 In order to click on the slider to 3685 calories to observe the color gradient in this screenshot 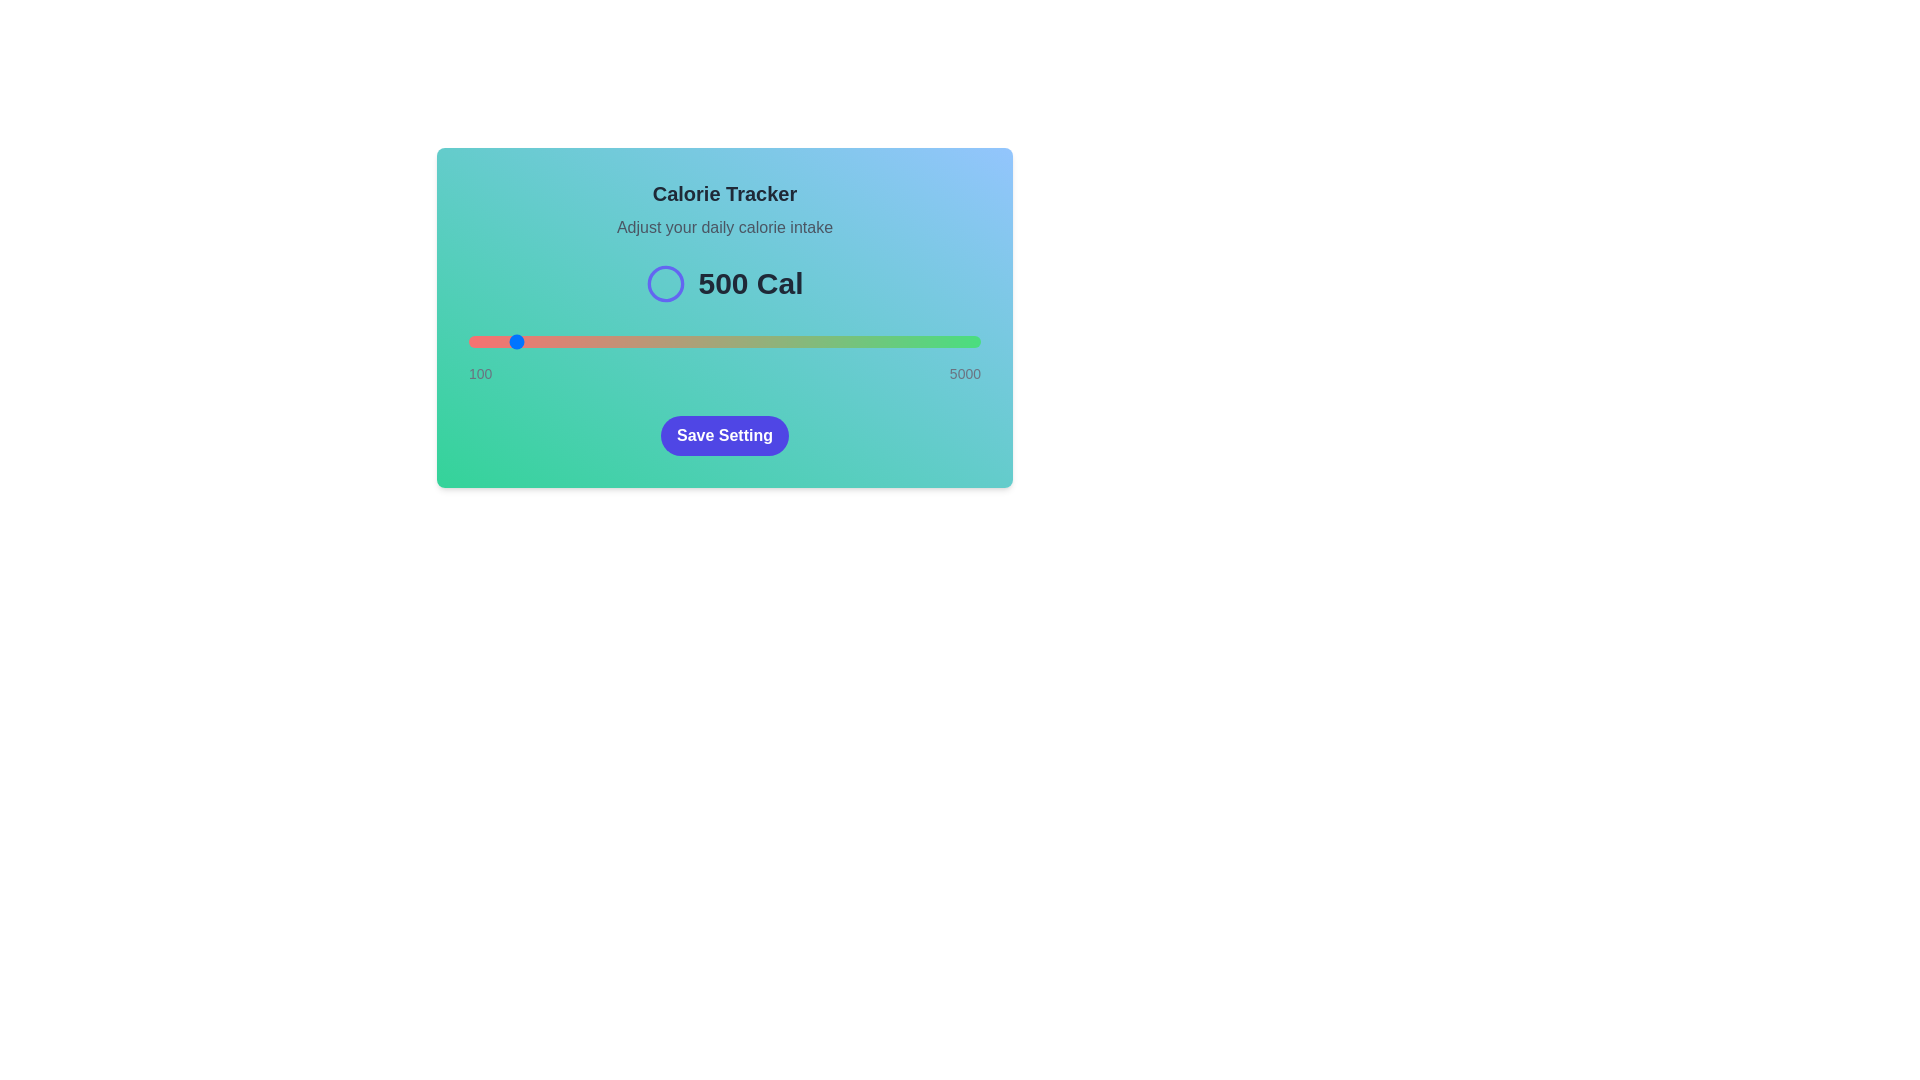, I will do `click(843, 341)`.